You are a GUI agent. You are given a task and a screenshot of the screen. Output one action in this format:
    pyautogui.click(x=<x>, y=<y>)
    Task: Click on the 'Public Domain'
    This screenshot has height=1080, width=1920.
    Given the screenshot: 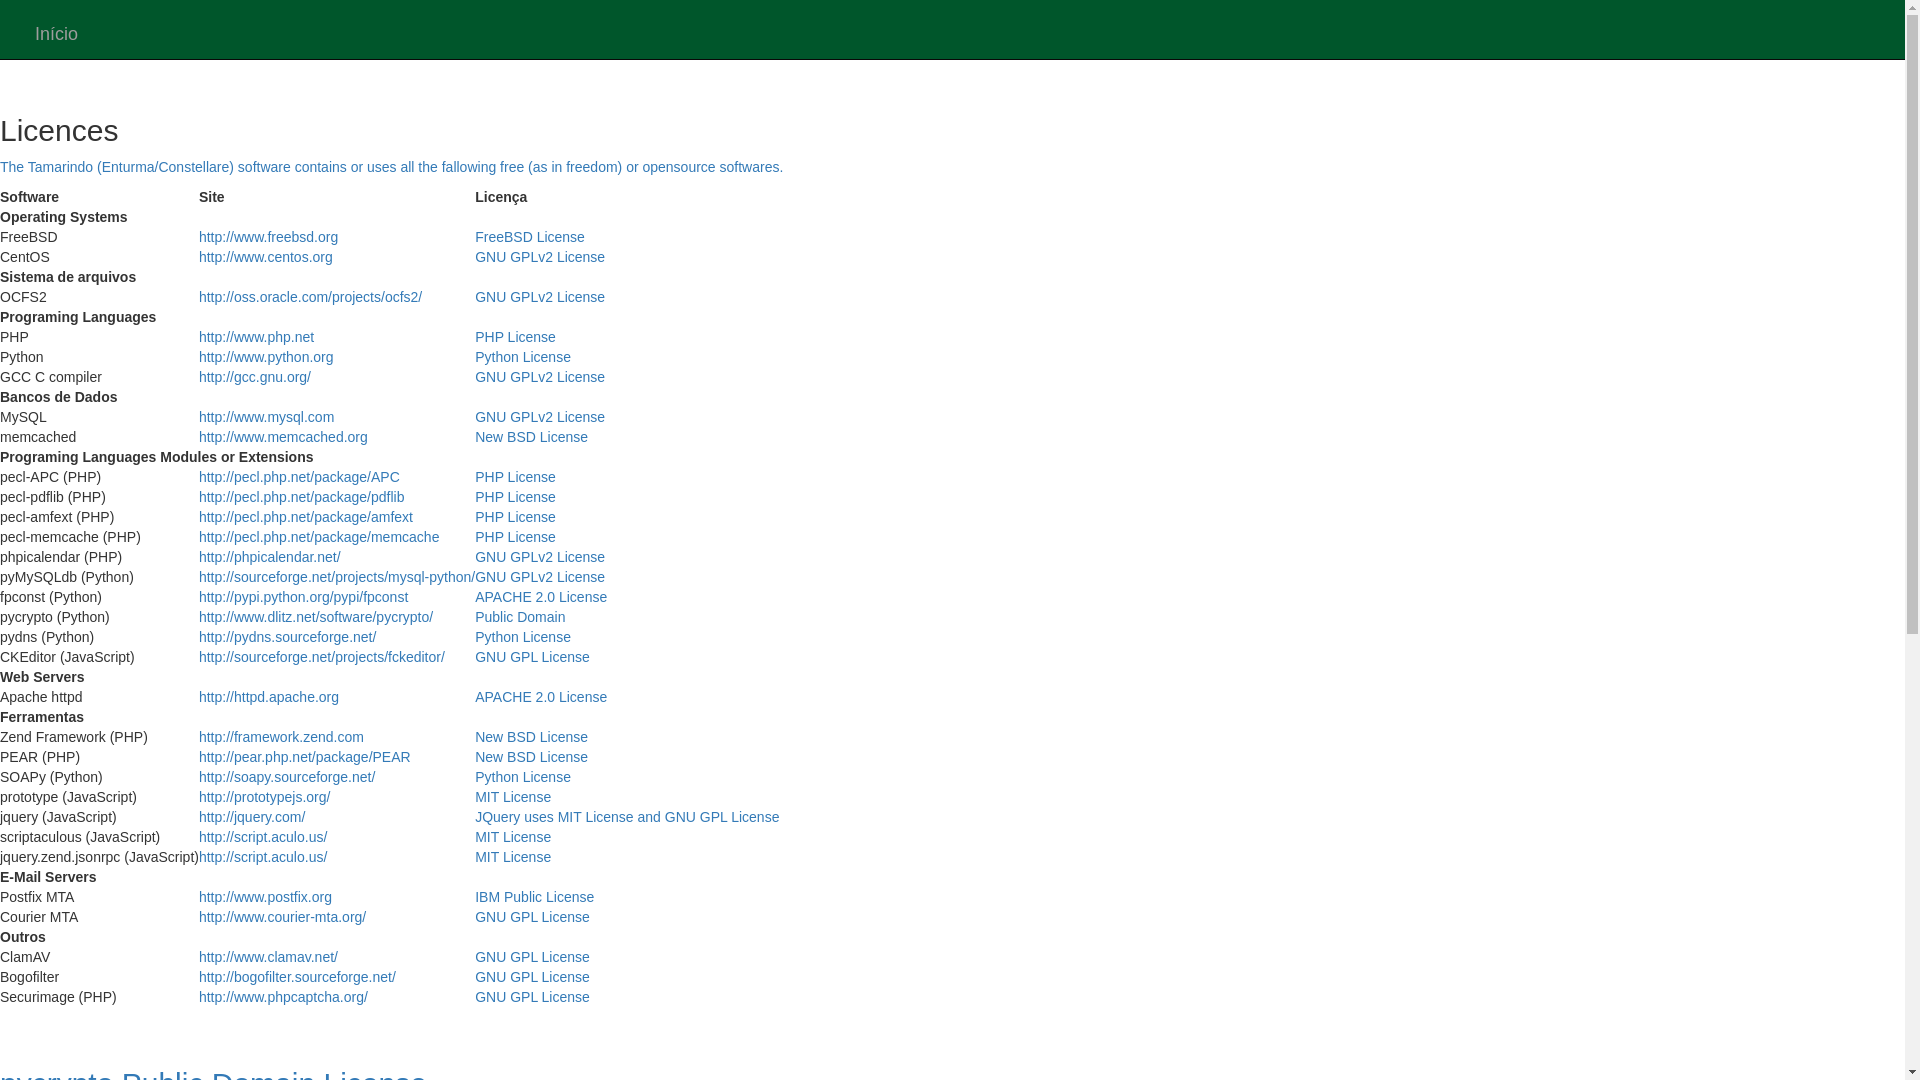 What is the action you would take?
    pyautogui.click(x=519, y=616)
    